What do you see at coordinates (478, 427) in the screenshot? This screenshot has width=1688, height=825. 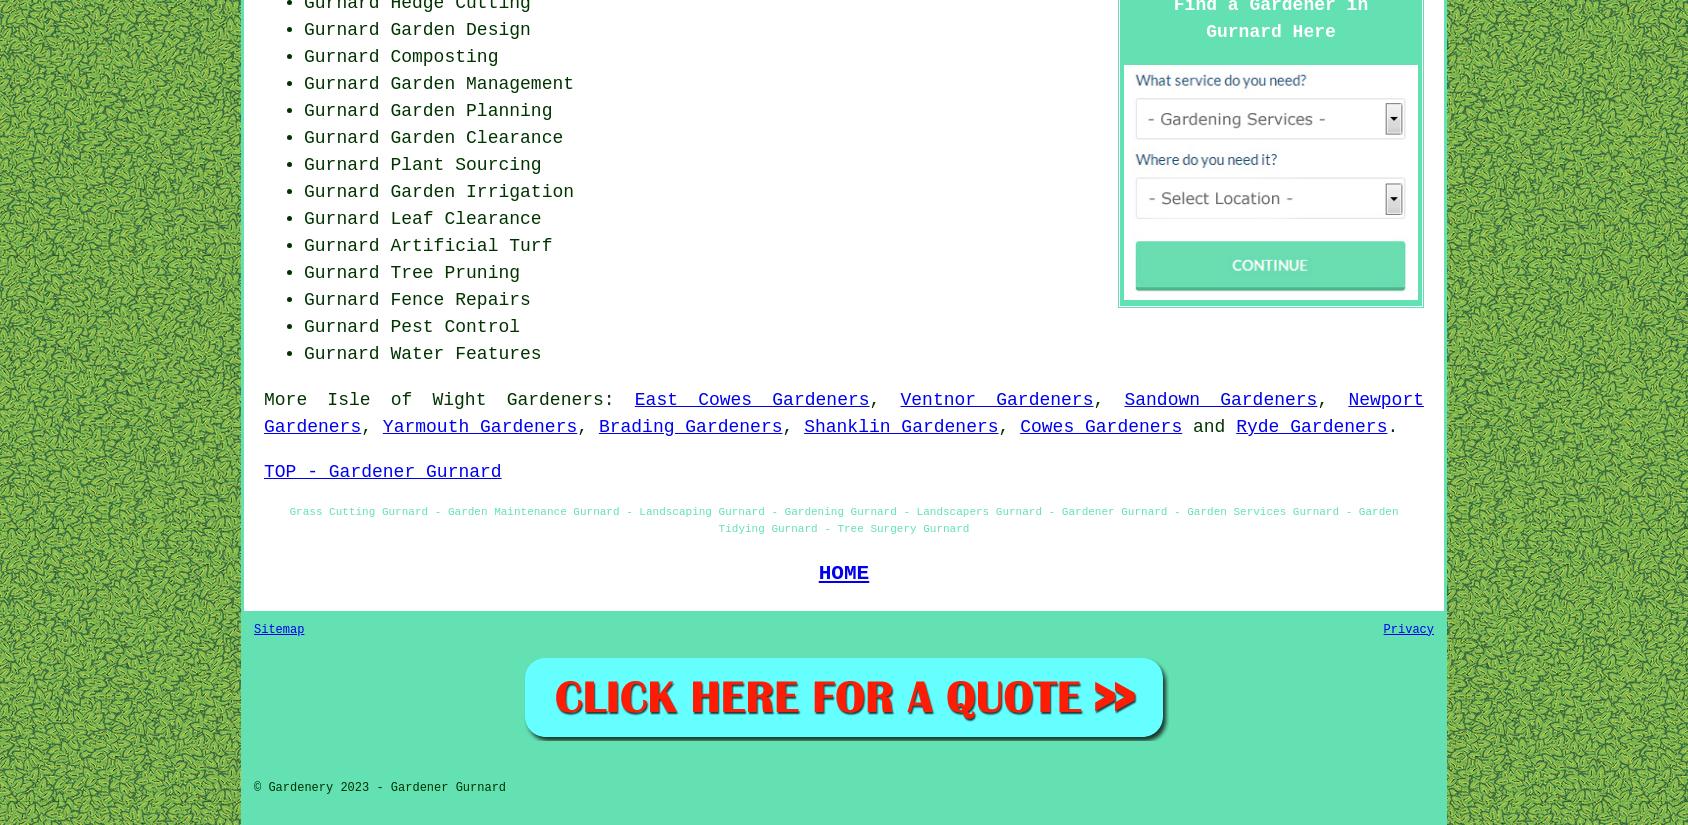 I see `'Yarmouth Gardeners'` at bounding box center [478, 427].